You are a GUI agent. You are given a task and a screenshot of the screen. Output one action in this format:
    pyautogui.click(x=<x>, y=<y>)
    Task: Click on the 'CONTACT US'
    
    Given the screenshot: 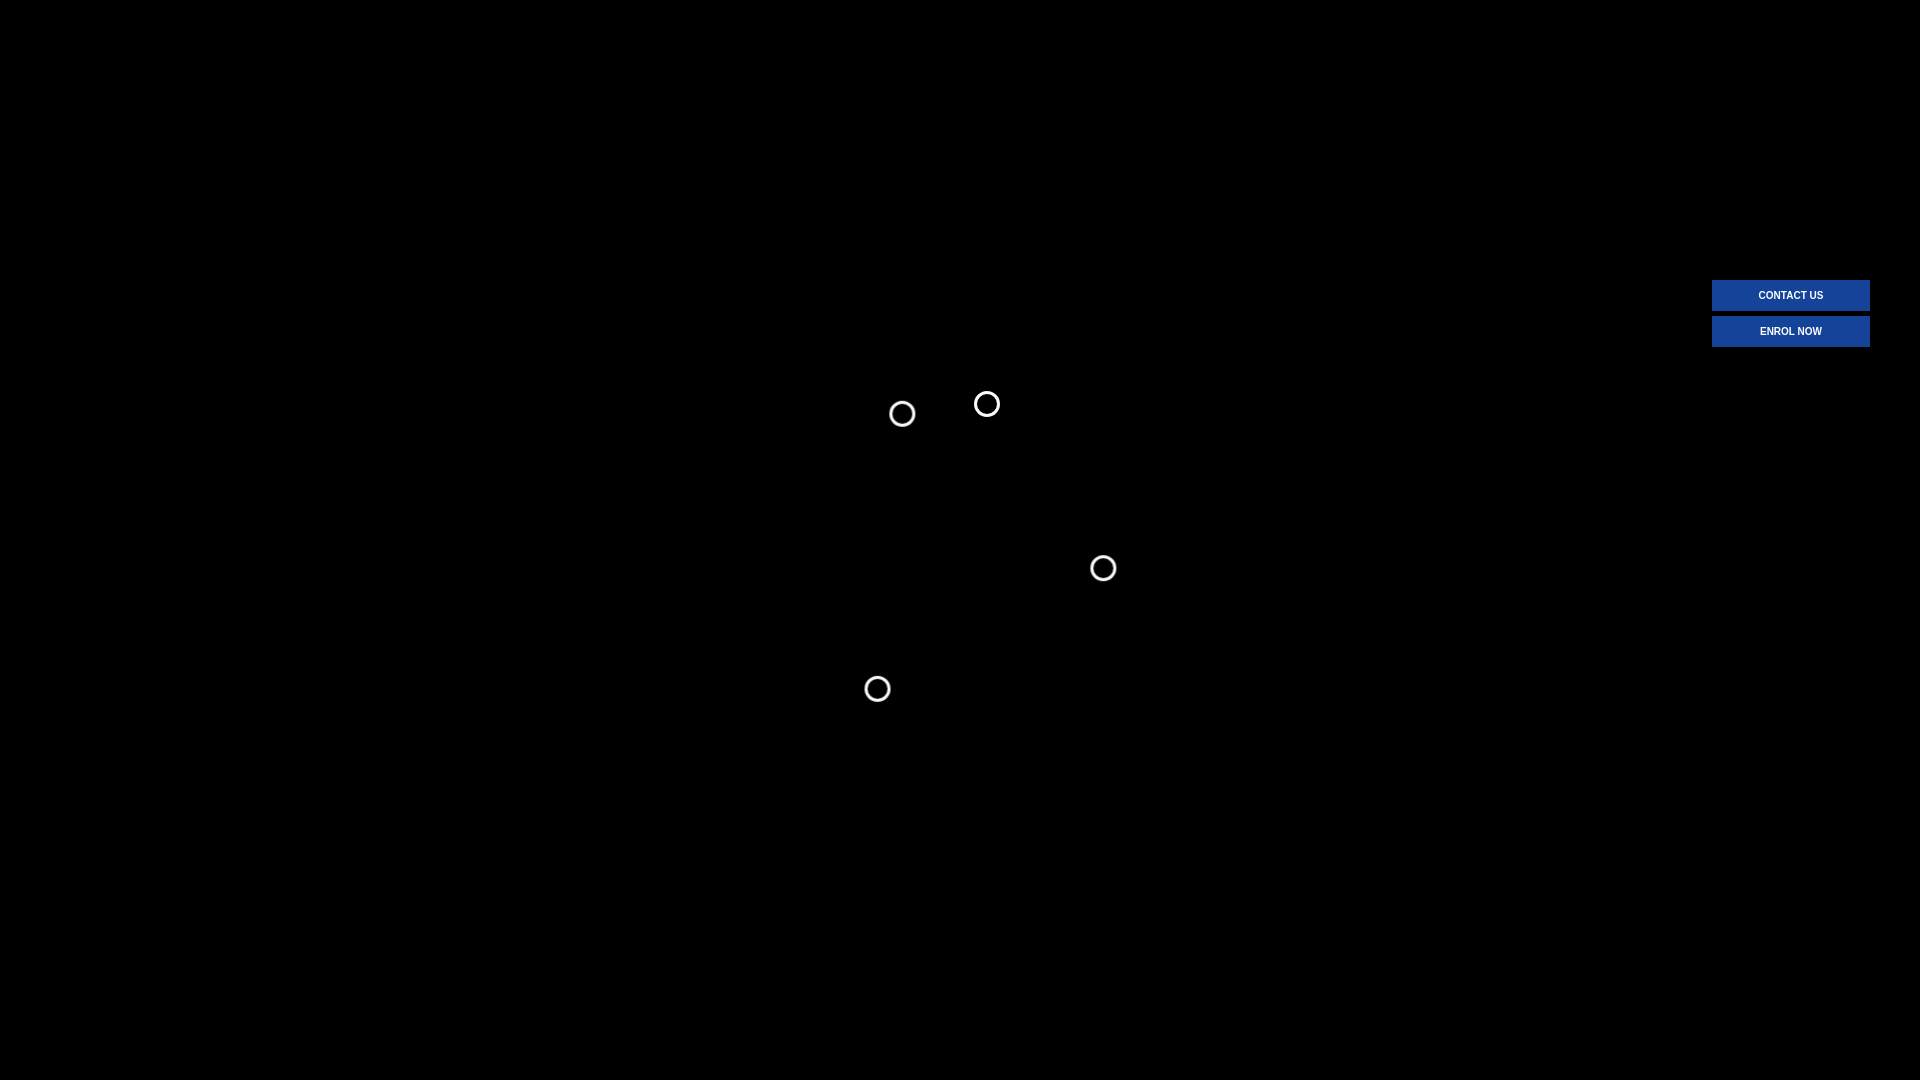 What is the action you would take?
    pyautogui.click(x=1711, y=295)
    